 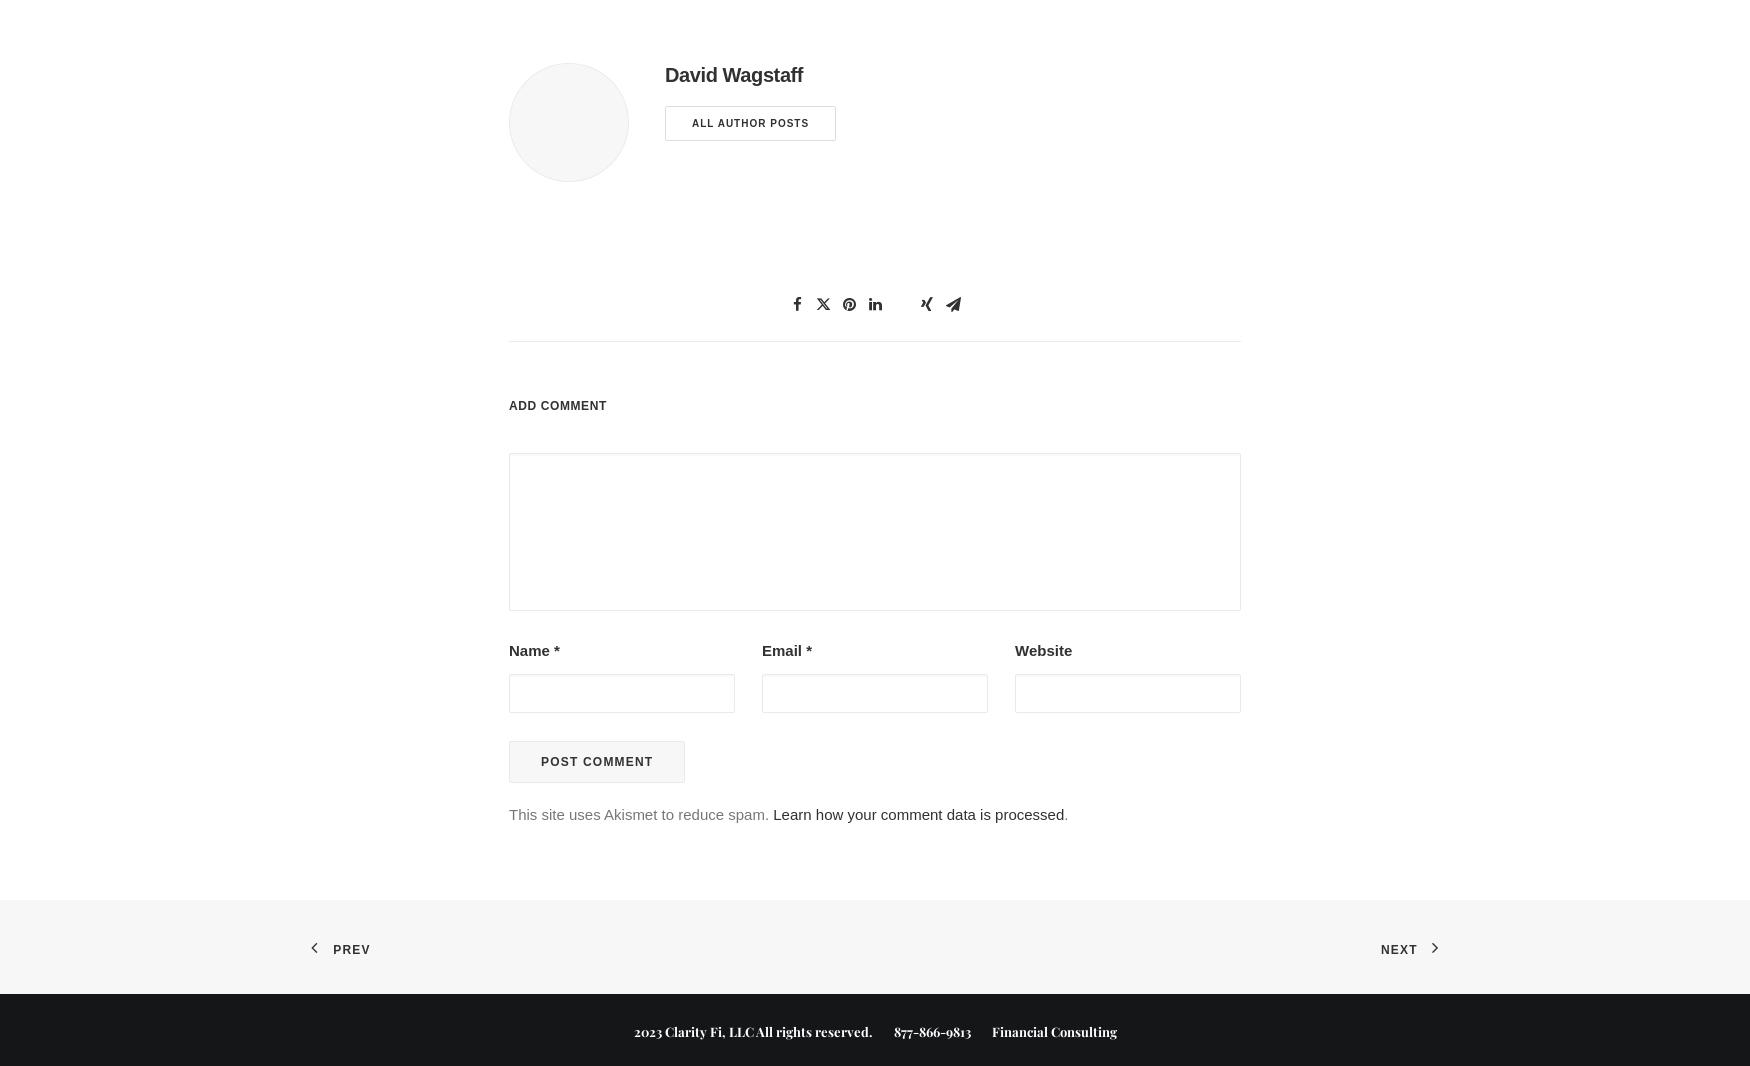 What do you see at coordinates (783, 649) in the screenshot?
I see `'Email'` at bounding box center [783, 649].